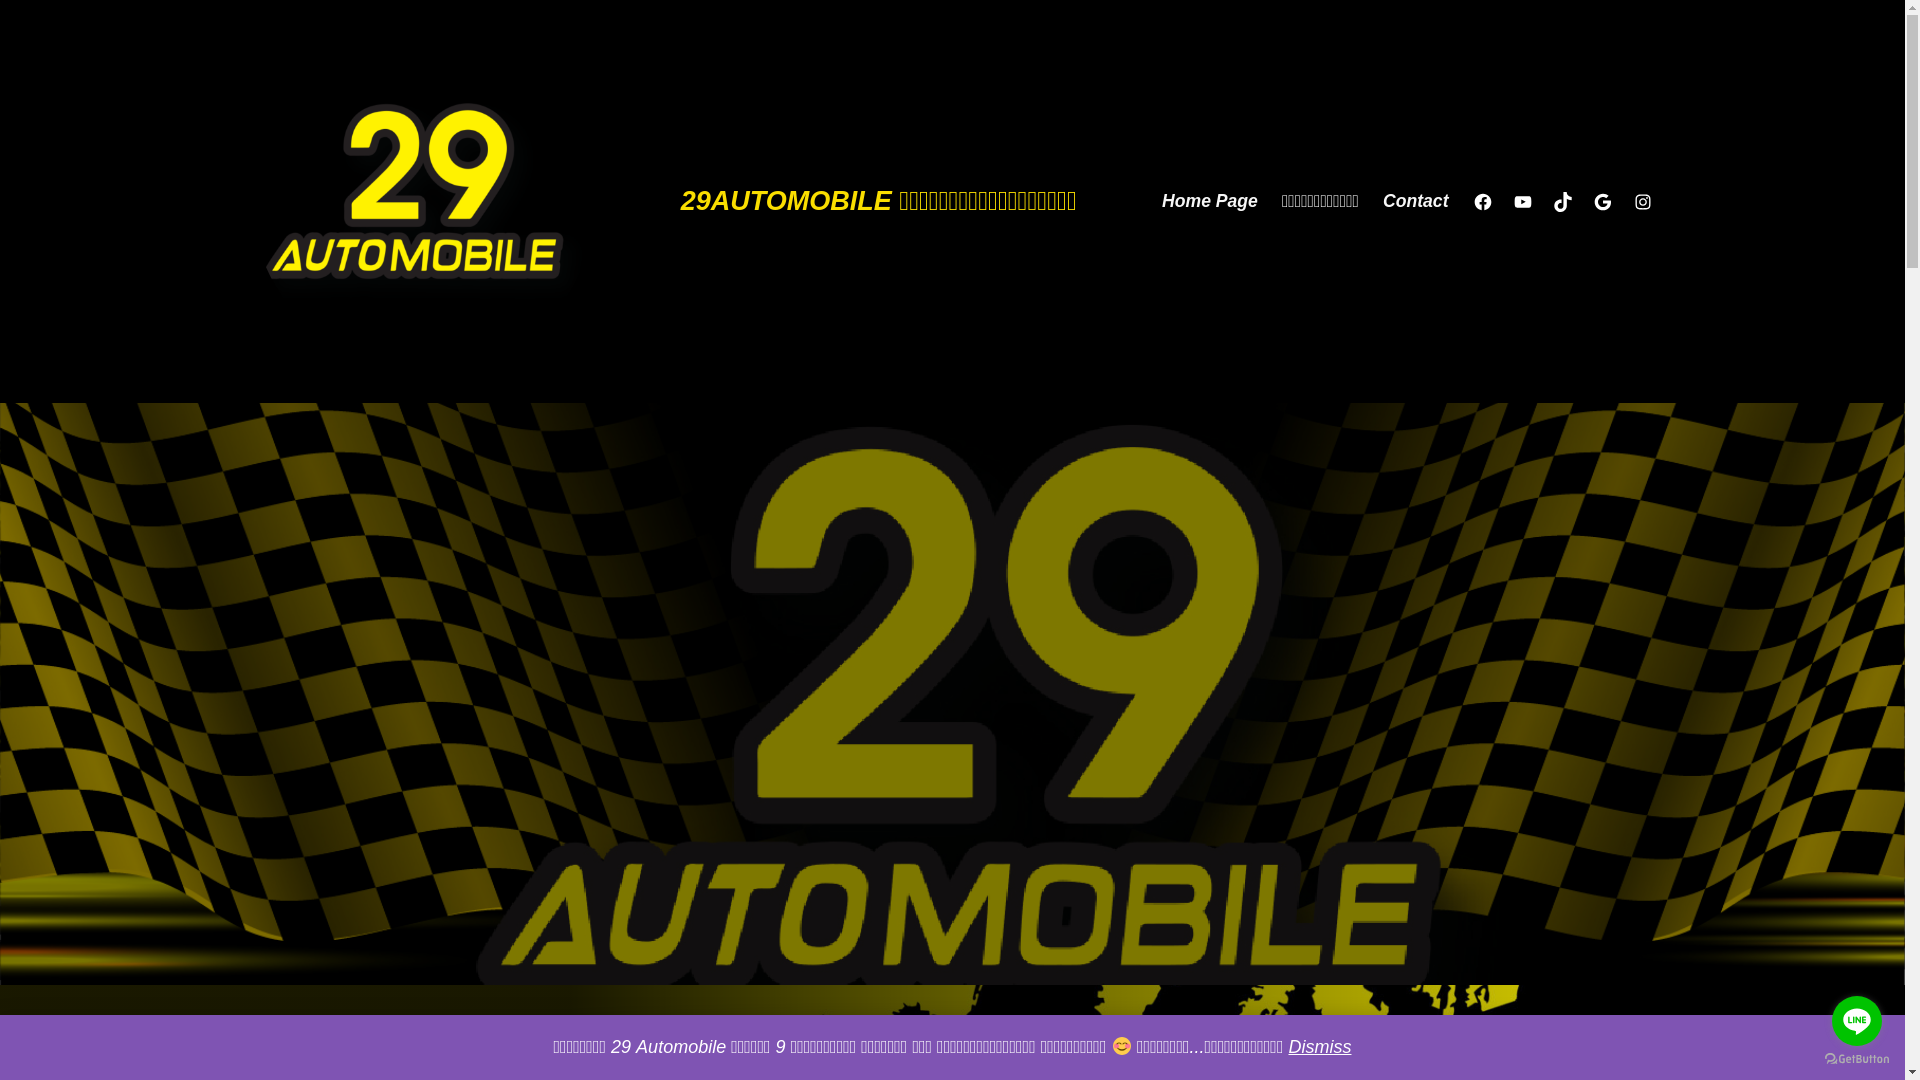 Image resolution: width=1920 pixels, height=1080 pixels. What do you see at coordinates (1415, 201) in the screenshot?
I see `'Contact'` at bounding box center [1415, 201].